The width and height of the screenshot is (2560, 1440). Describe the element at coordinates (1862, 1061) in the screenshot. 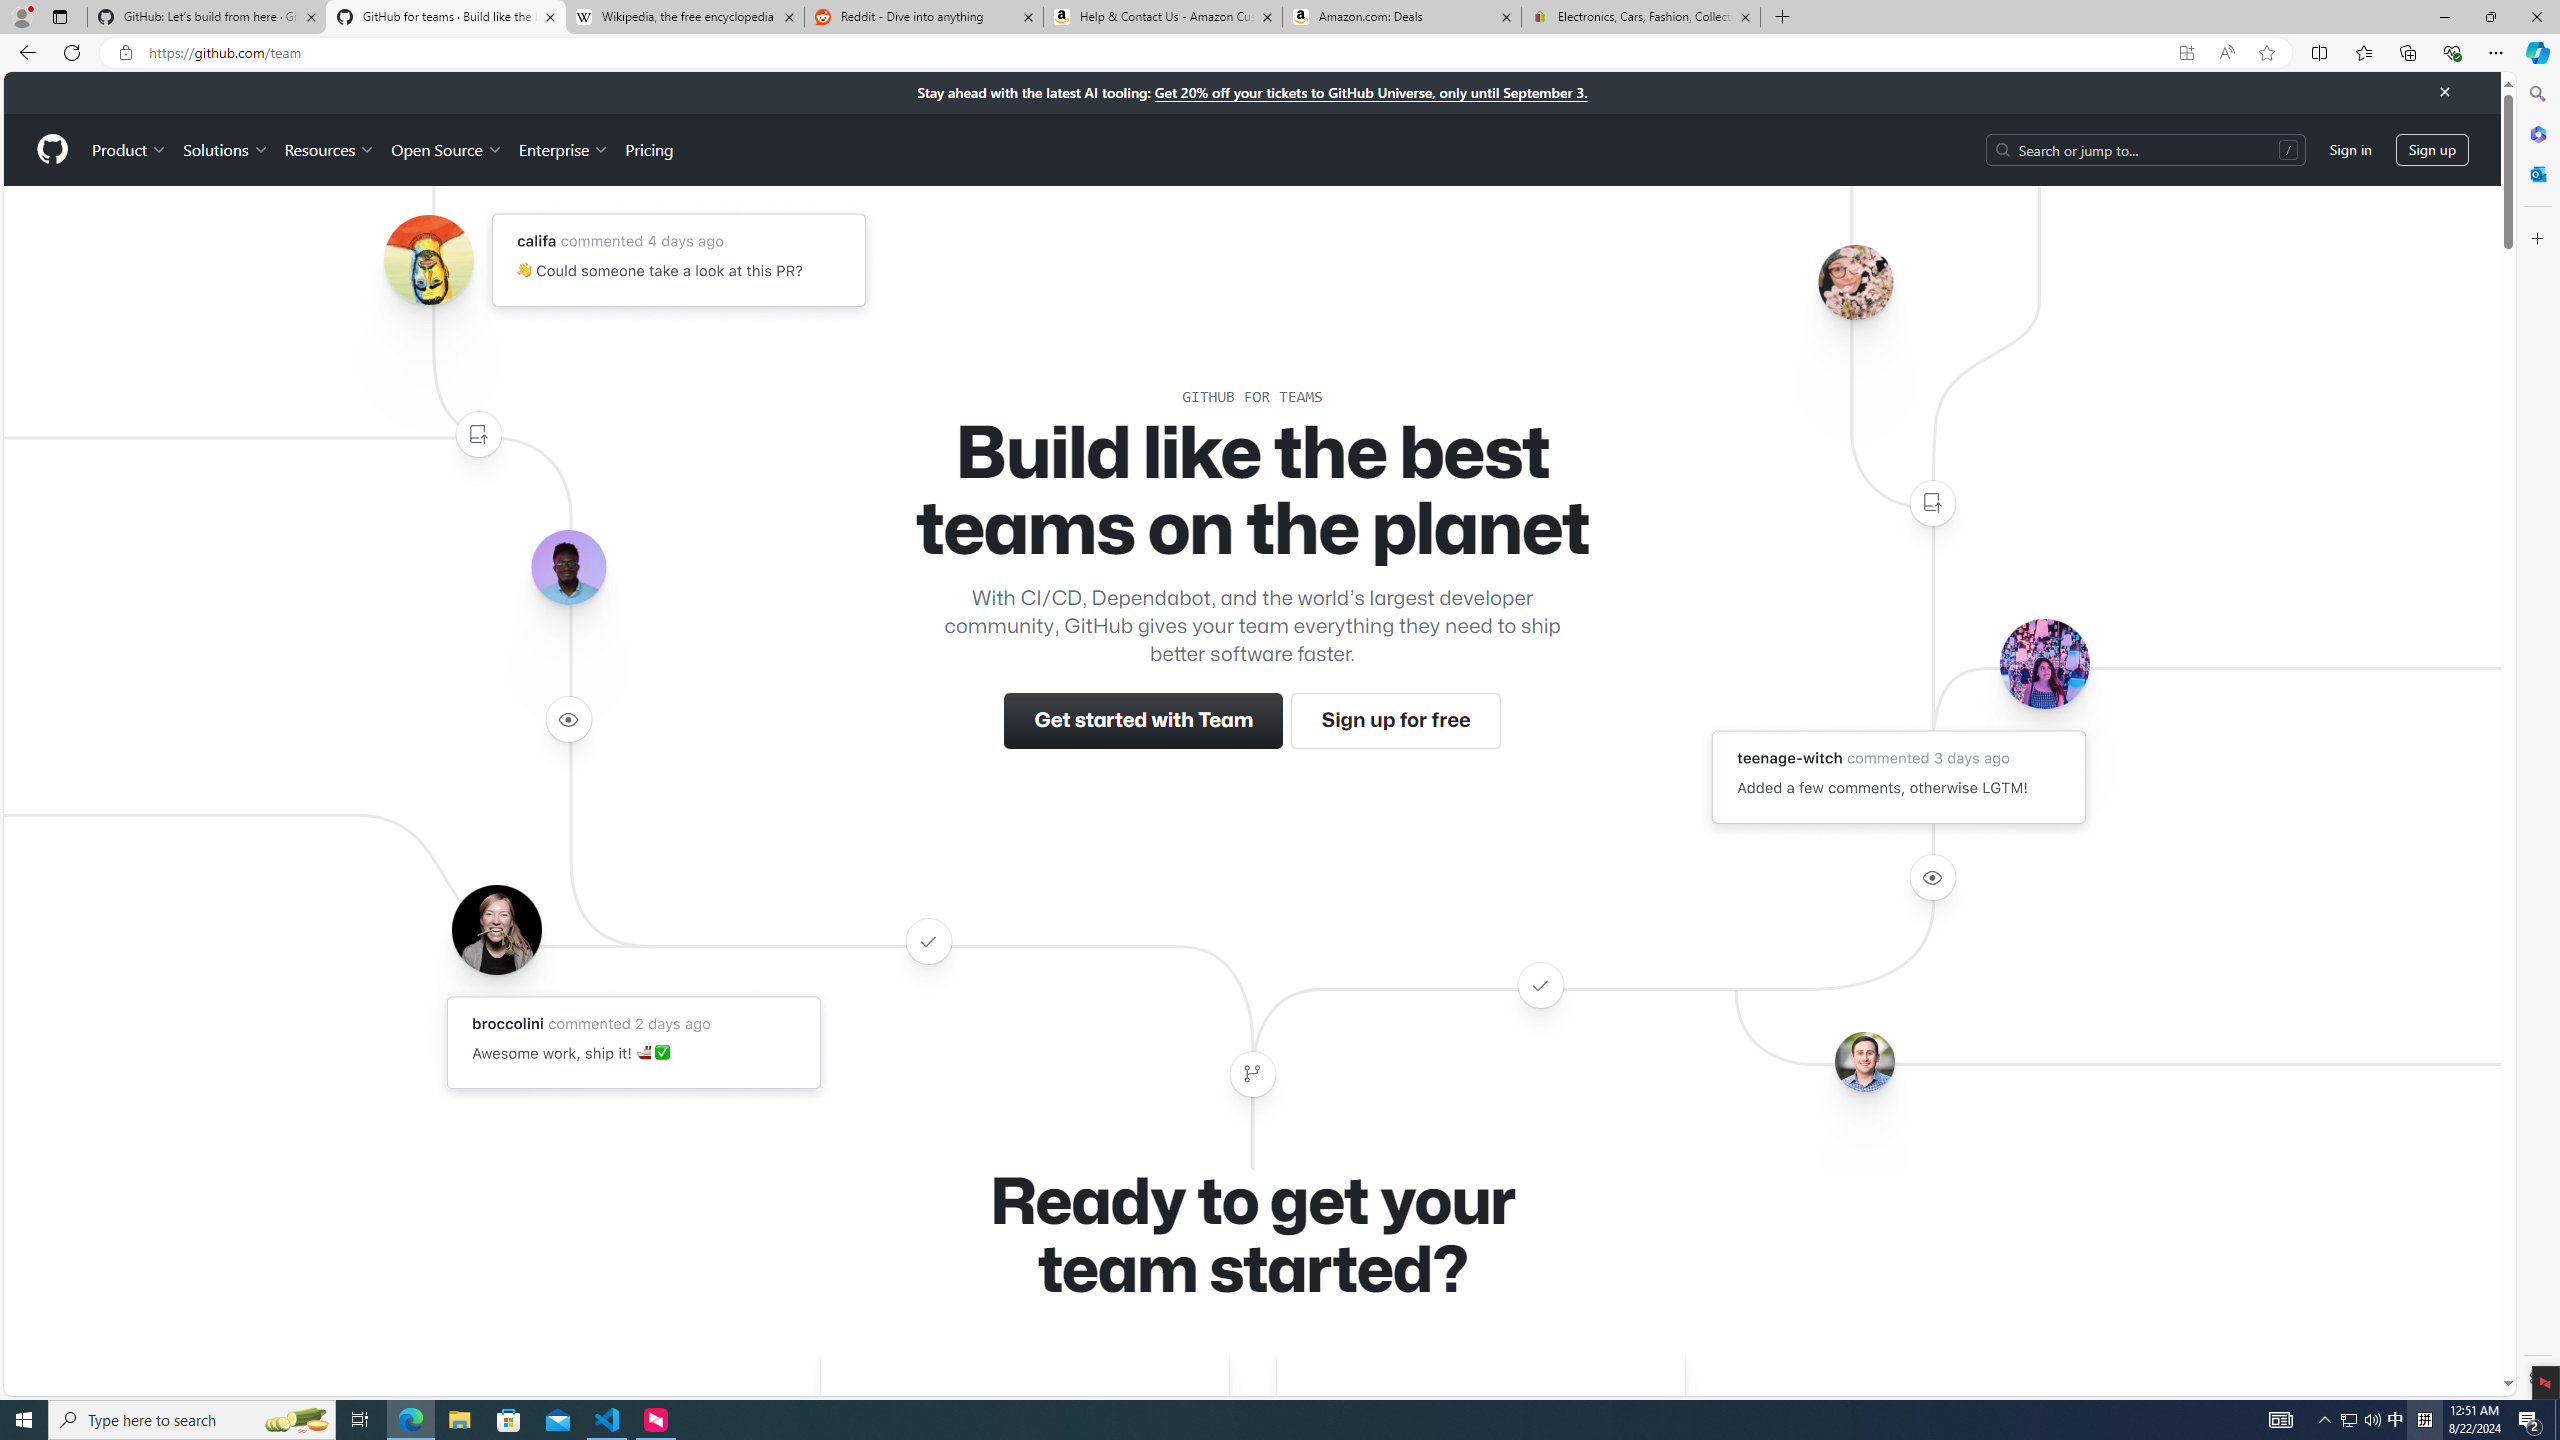

I see `'Avatar of the user benbalter'` at that location.